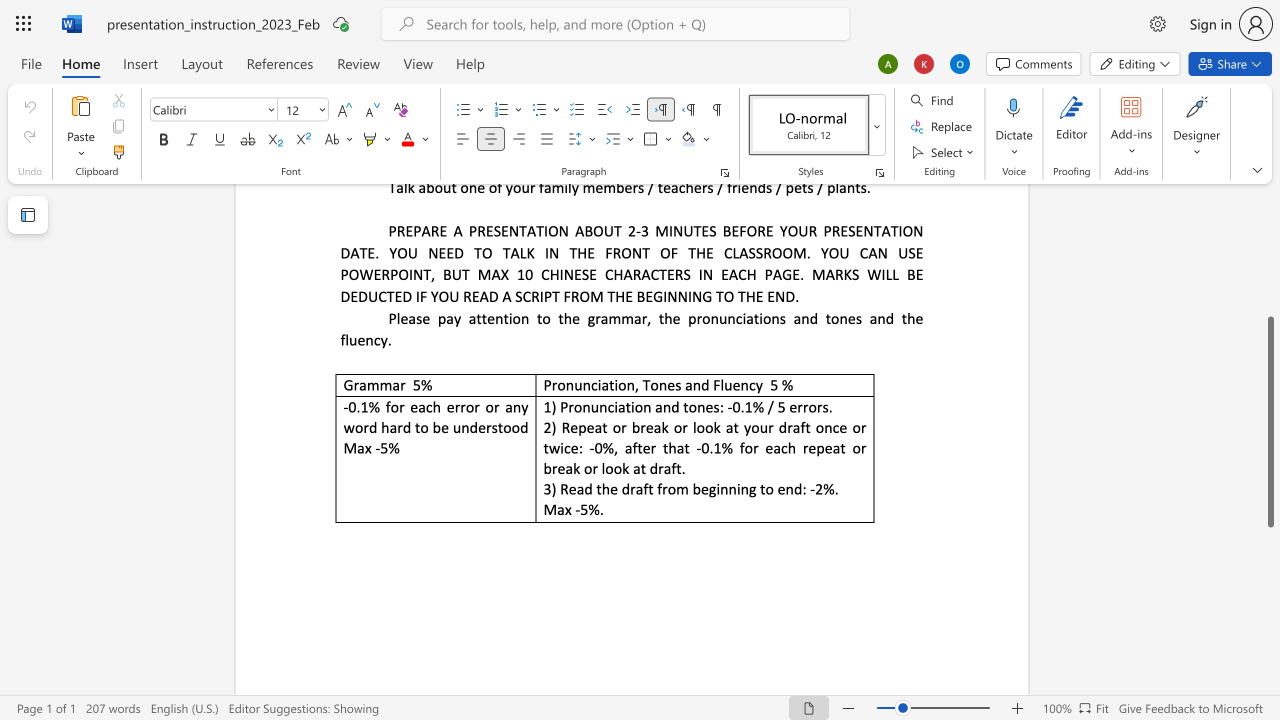 This screenshot has height=720, width=1280. I want to click on the scrollbar to scroll the page up, so click(1269, 270).